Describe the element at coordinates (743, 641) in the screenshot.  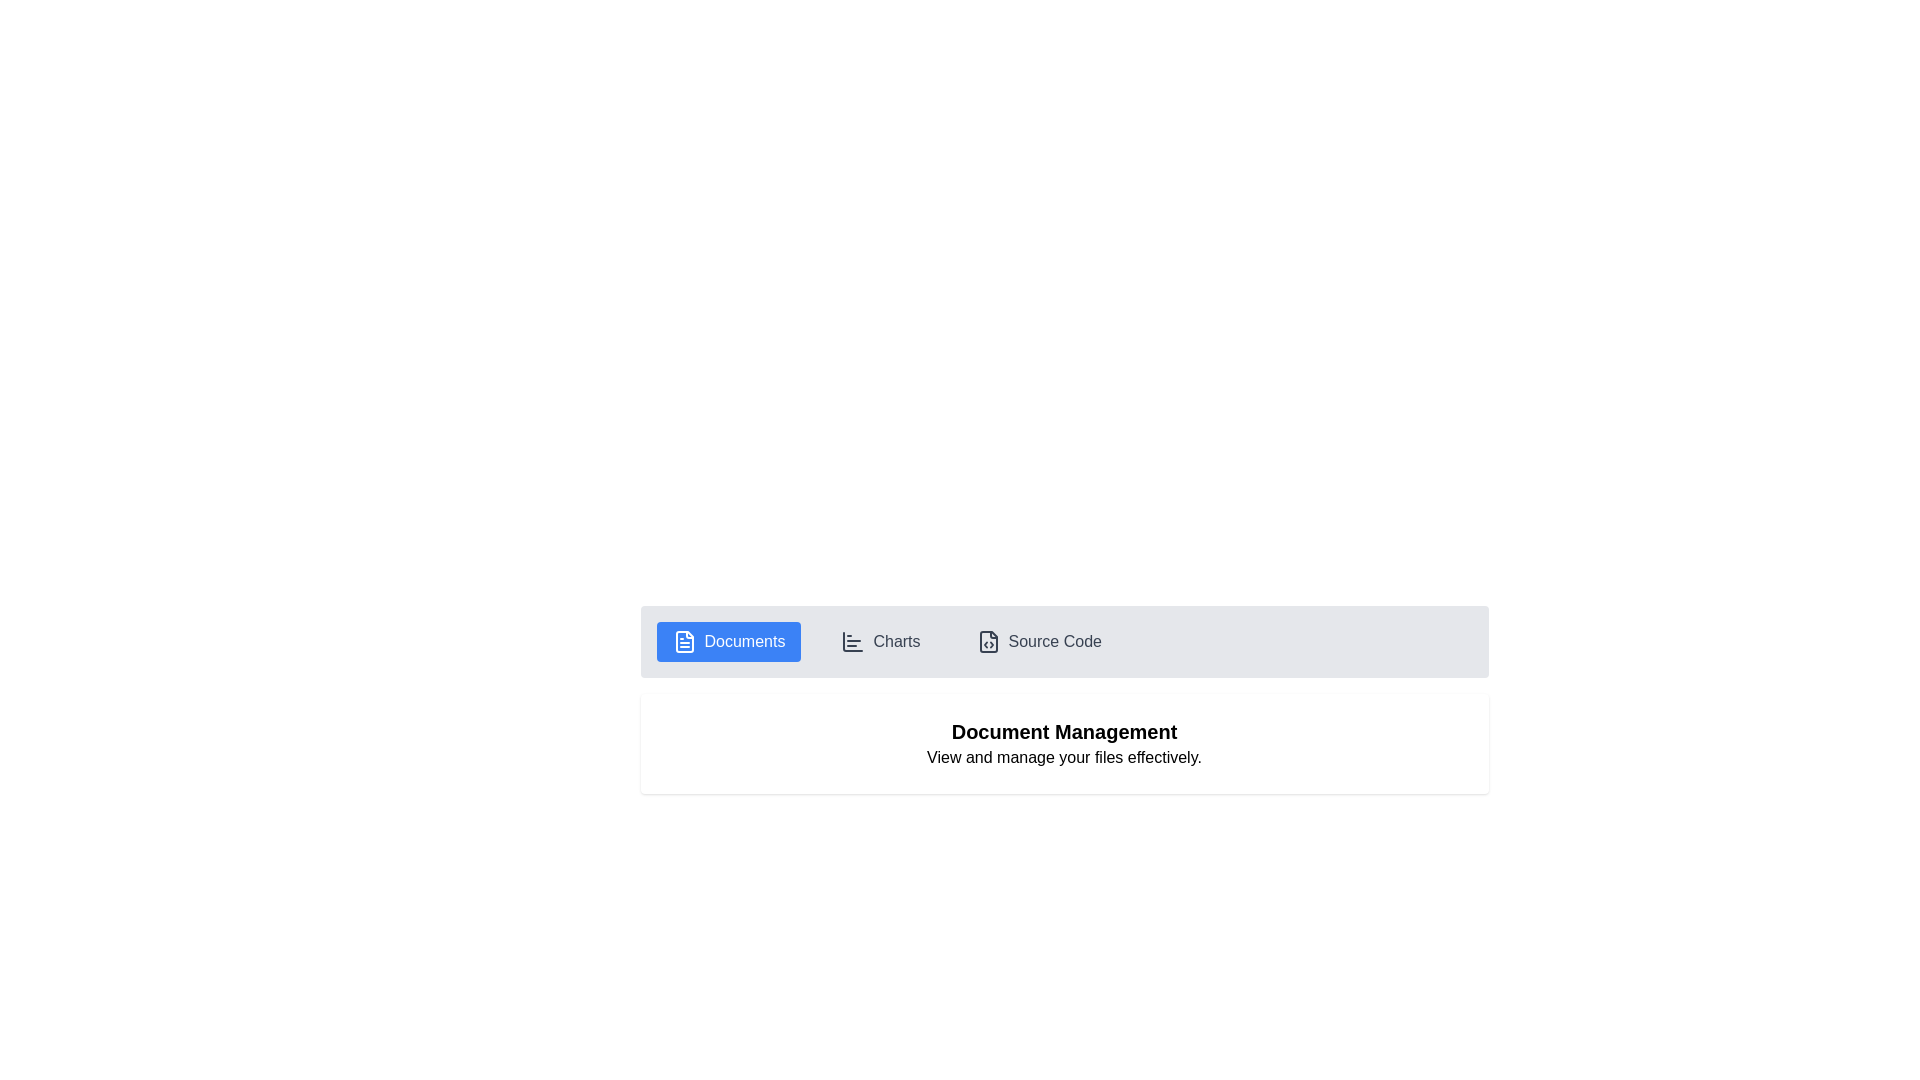
I see `the text label displaying 'Documents' within the button or tab component` at that location.